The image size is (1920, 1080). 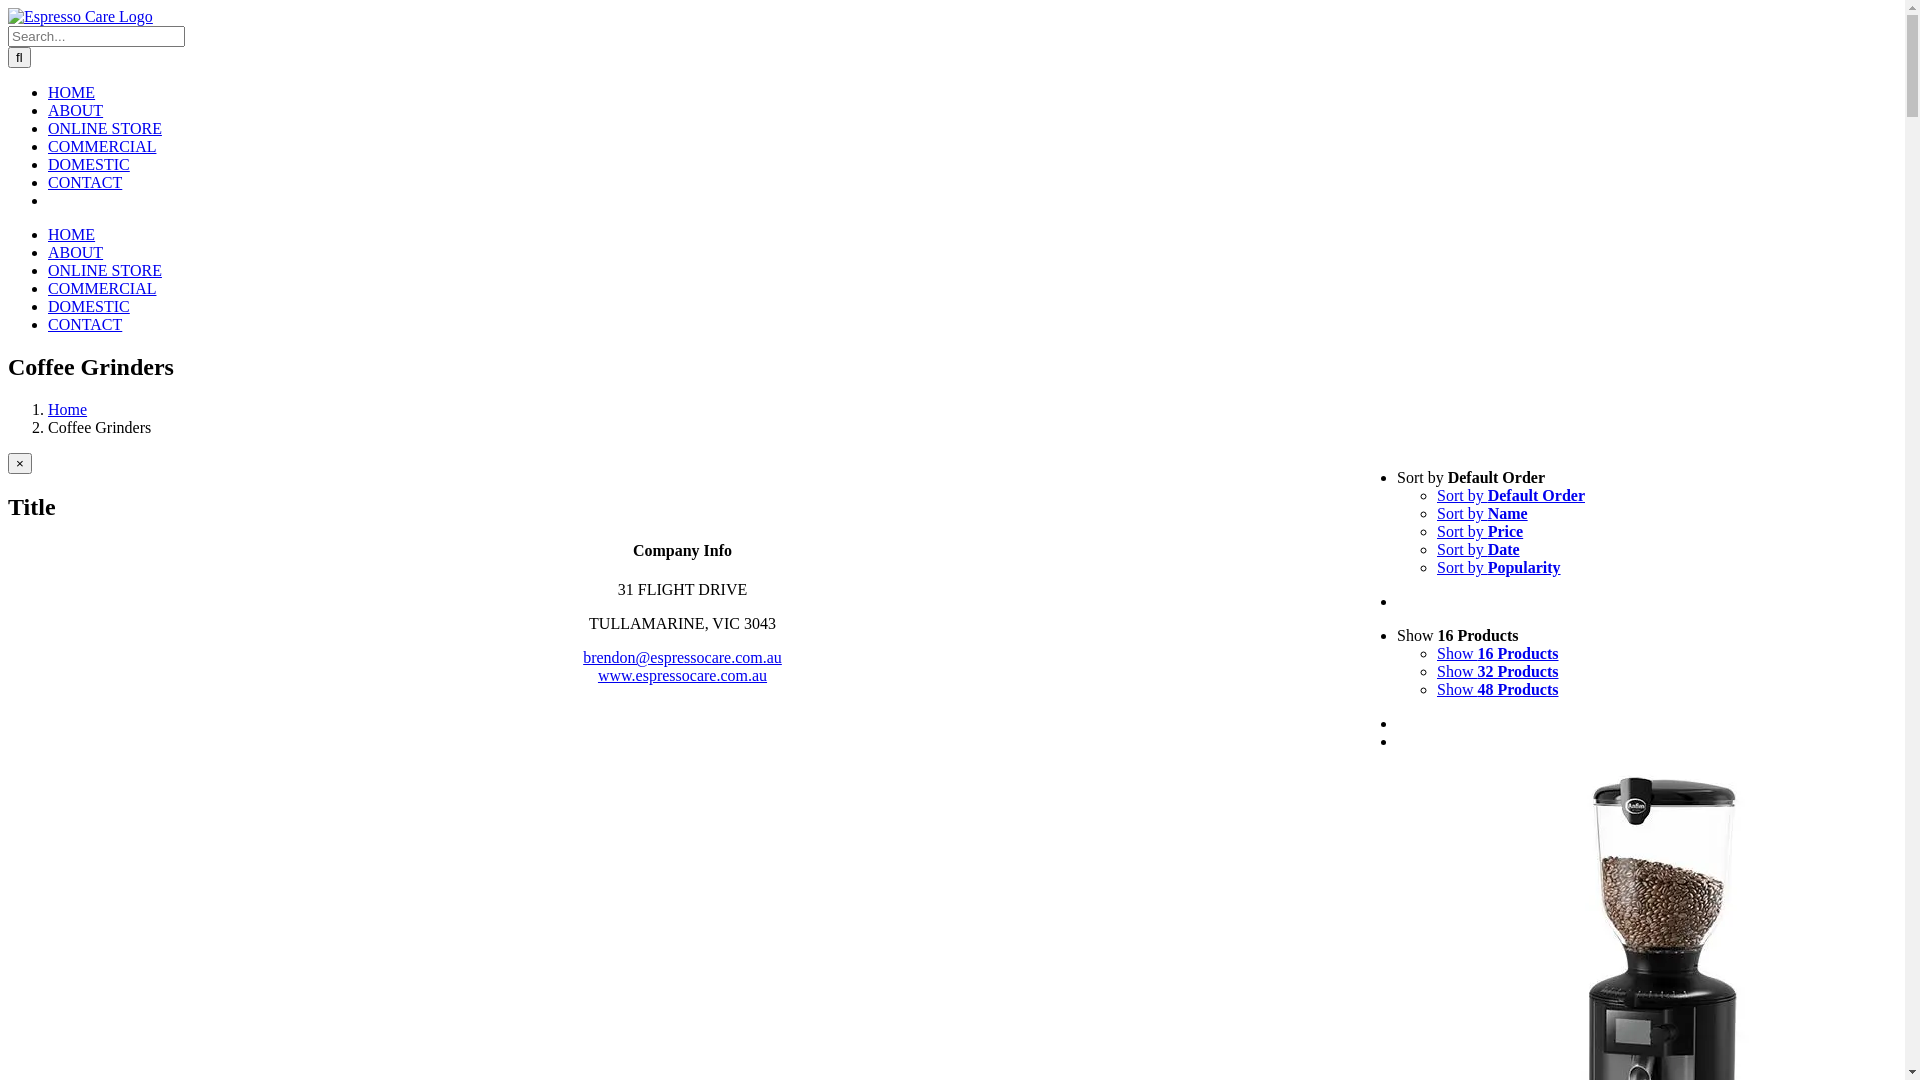 I want to click on 'ONLINE STORE', so click(x=104, y=270).